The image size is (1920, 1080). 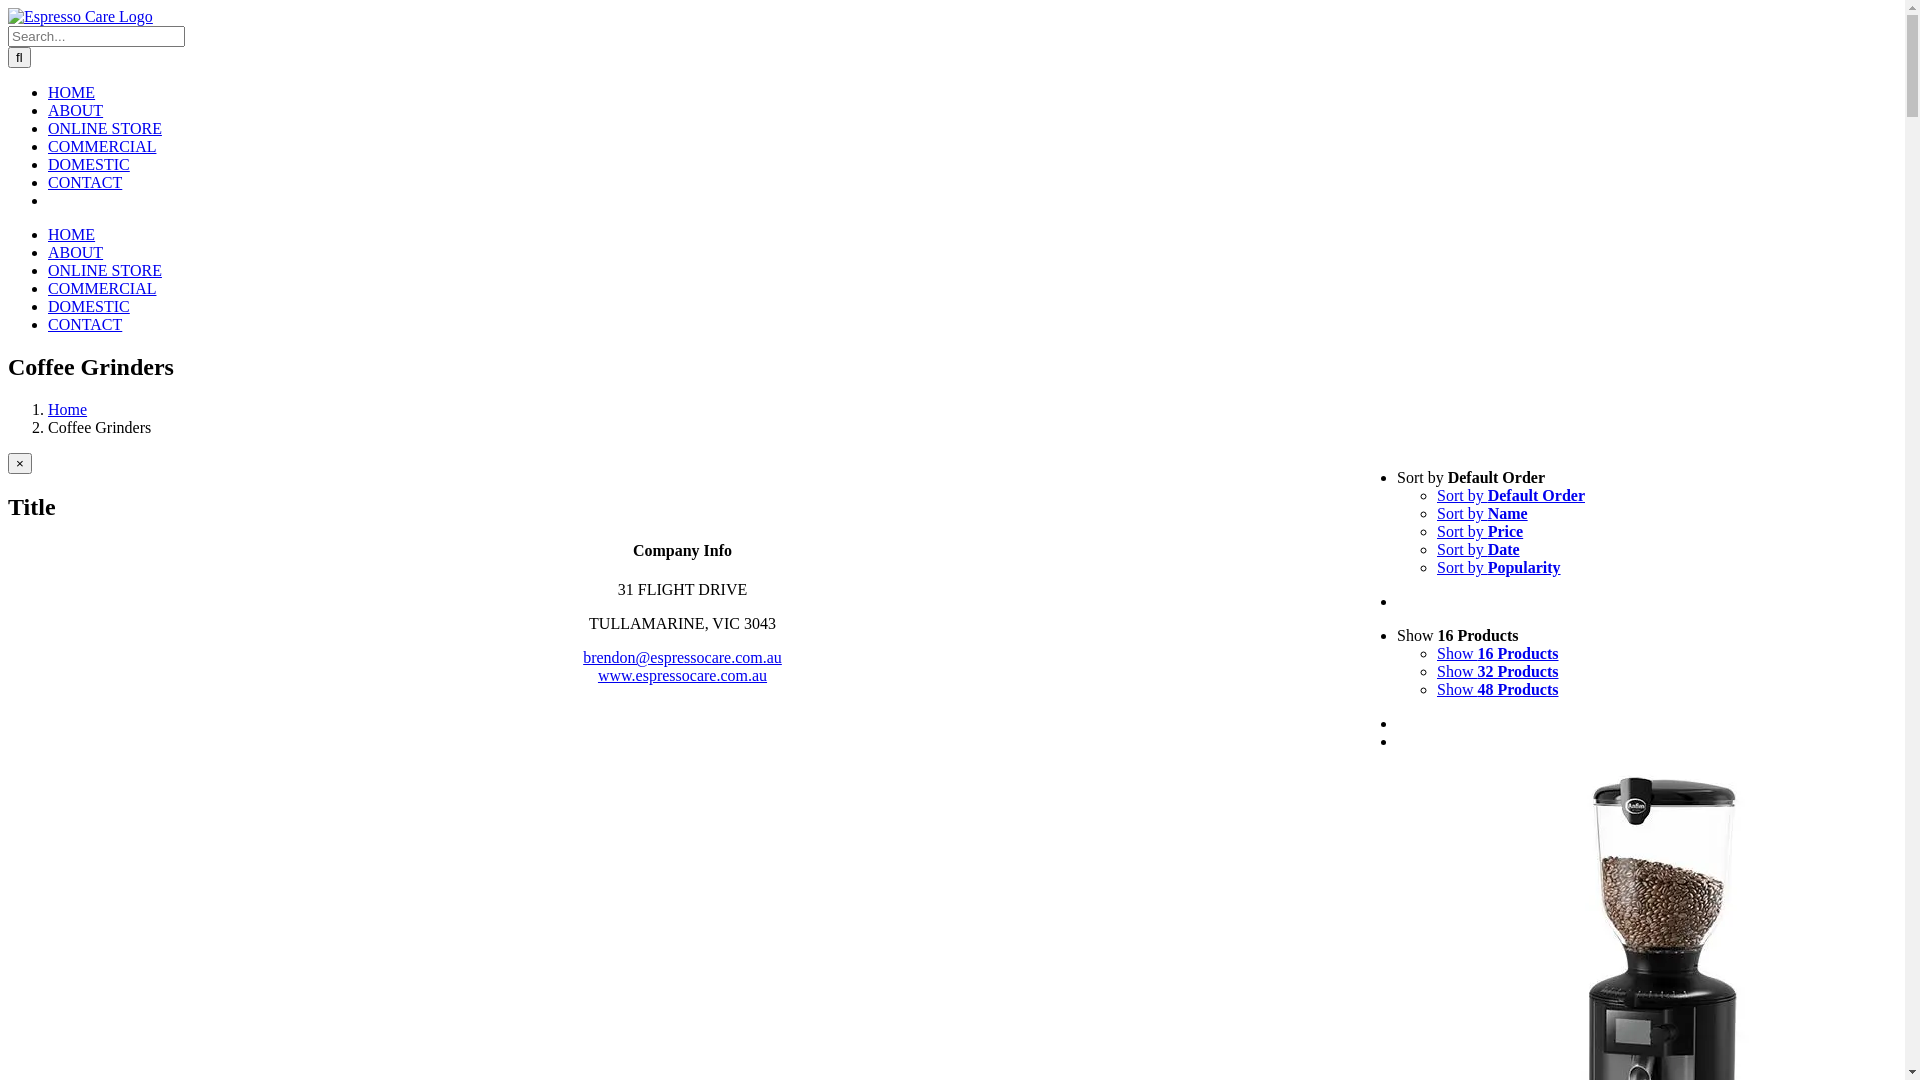 I want to click on 'ONLINE STORE', so click(x=104, y=270).